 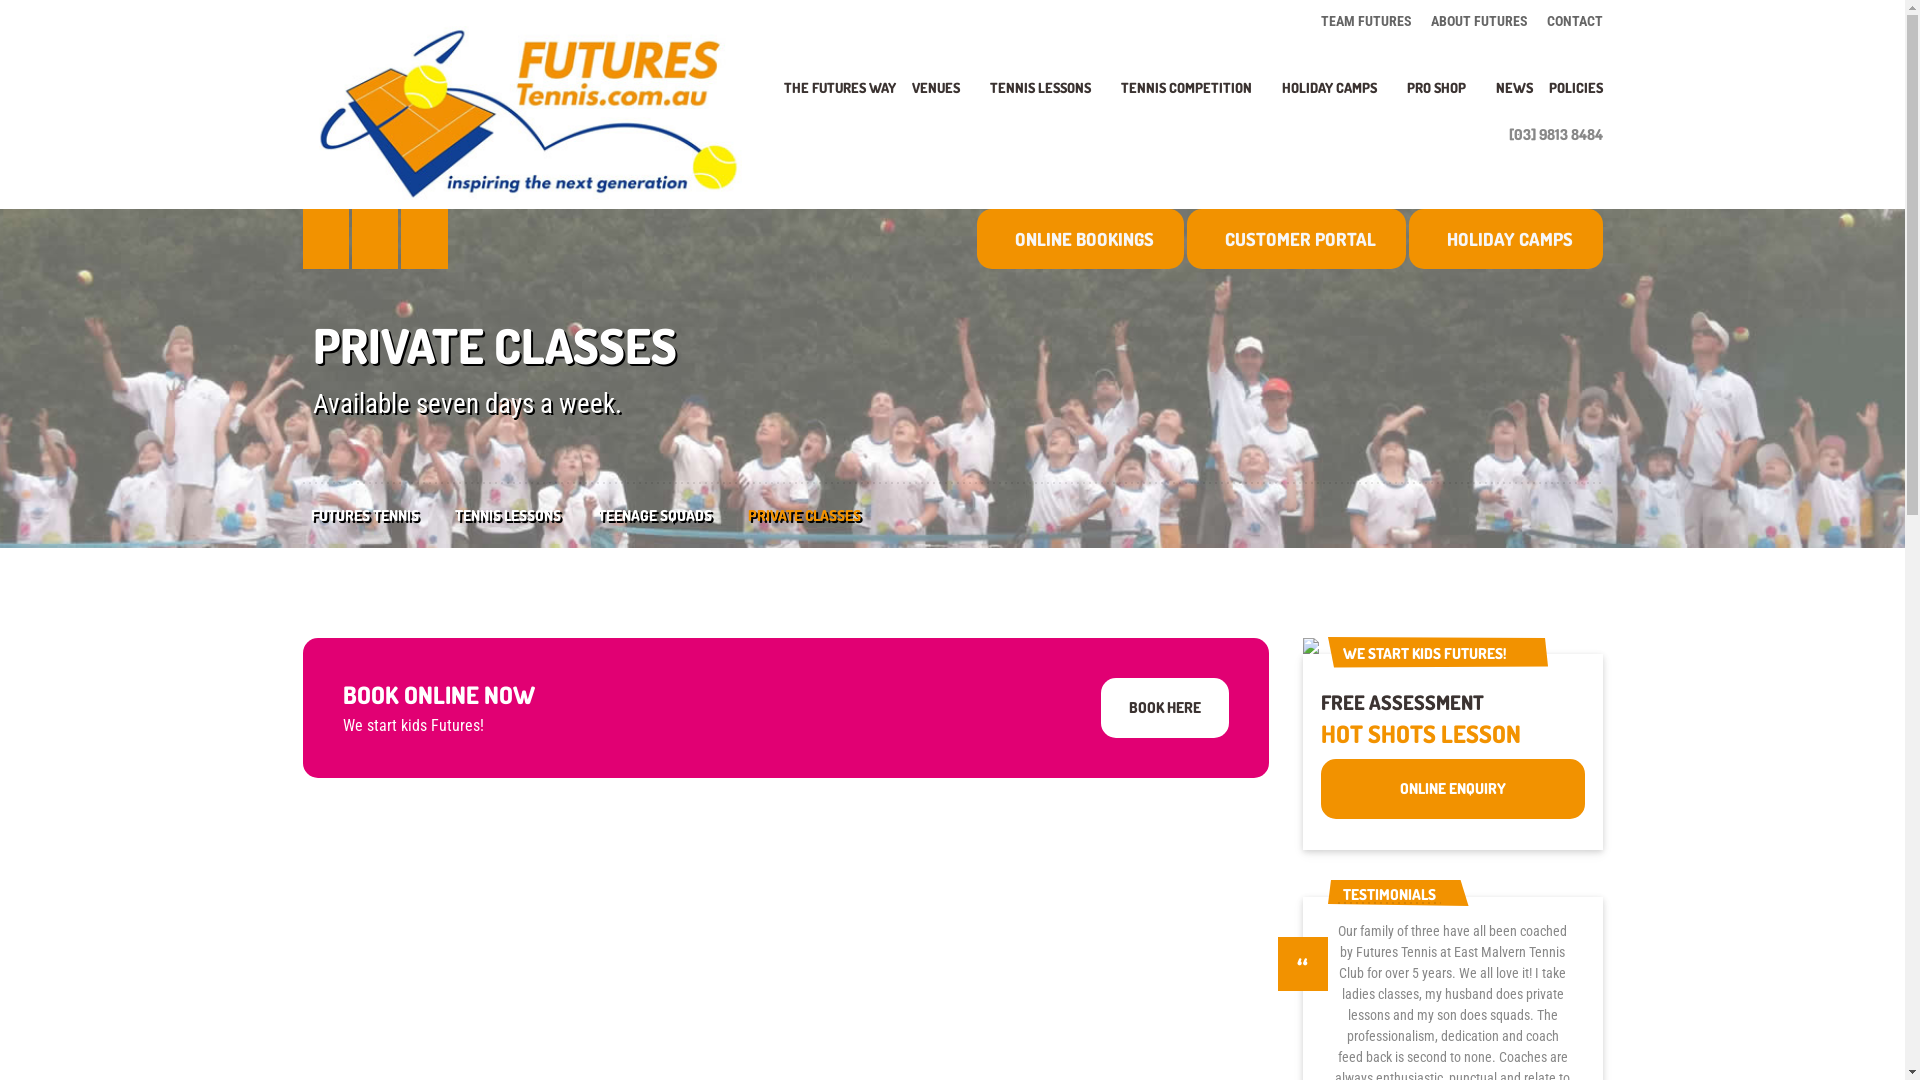 I want to click on 'NEWS', so click(x=1488, y=98).